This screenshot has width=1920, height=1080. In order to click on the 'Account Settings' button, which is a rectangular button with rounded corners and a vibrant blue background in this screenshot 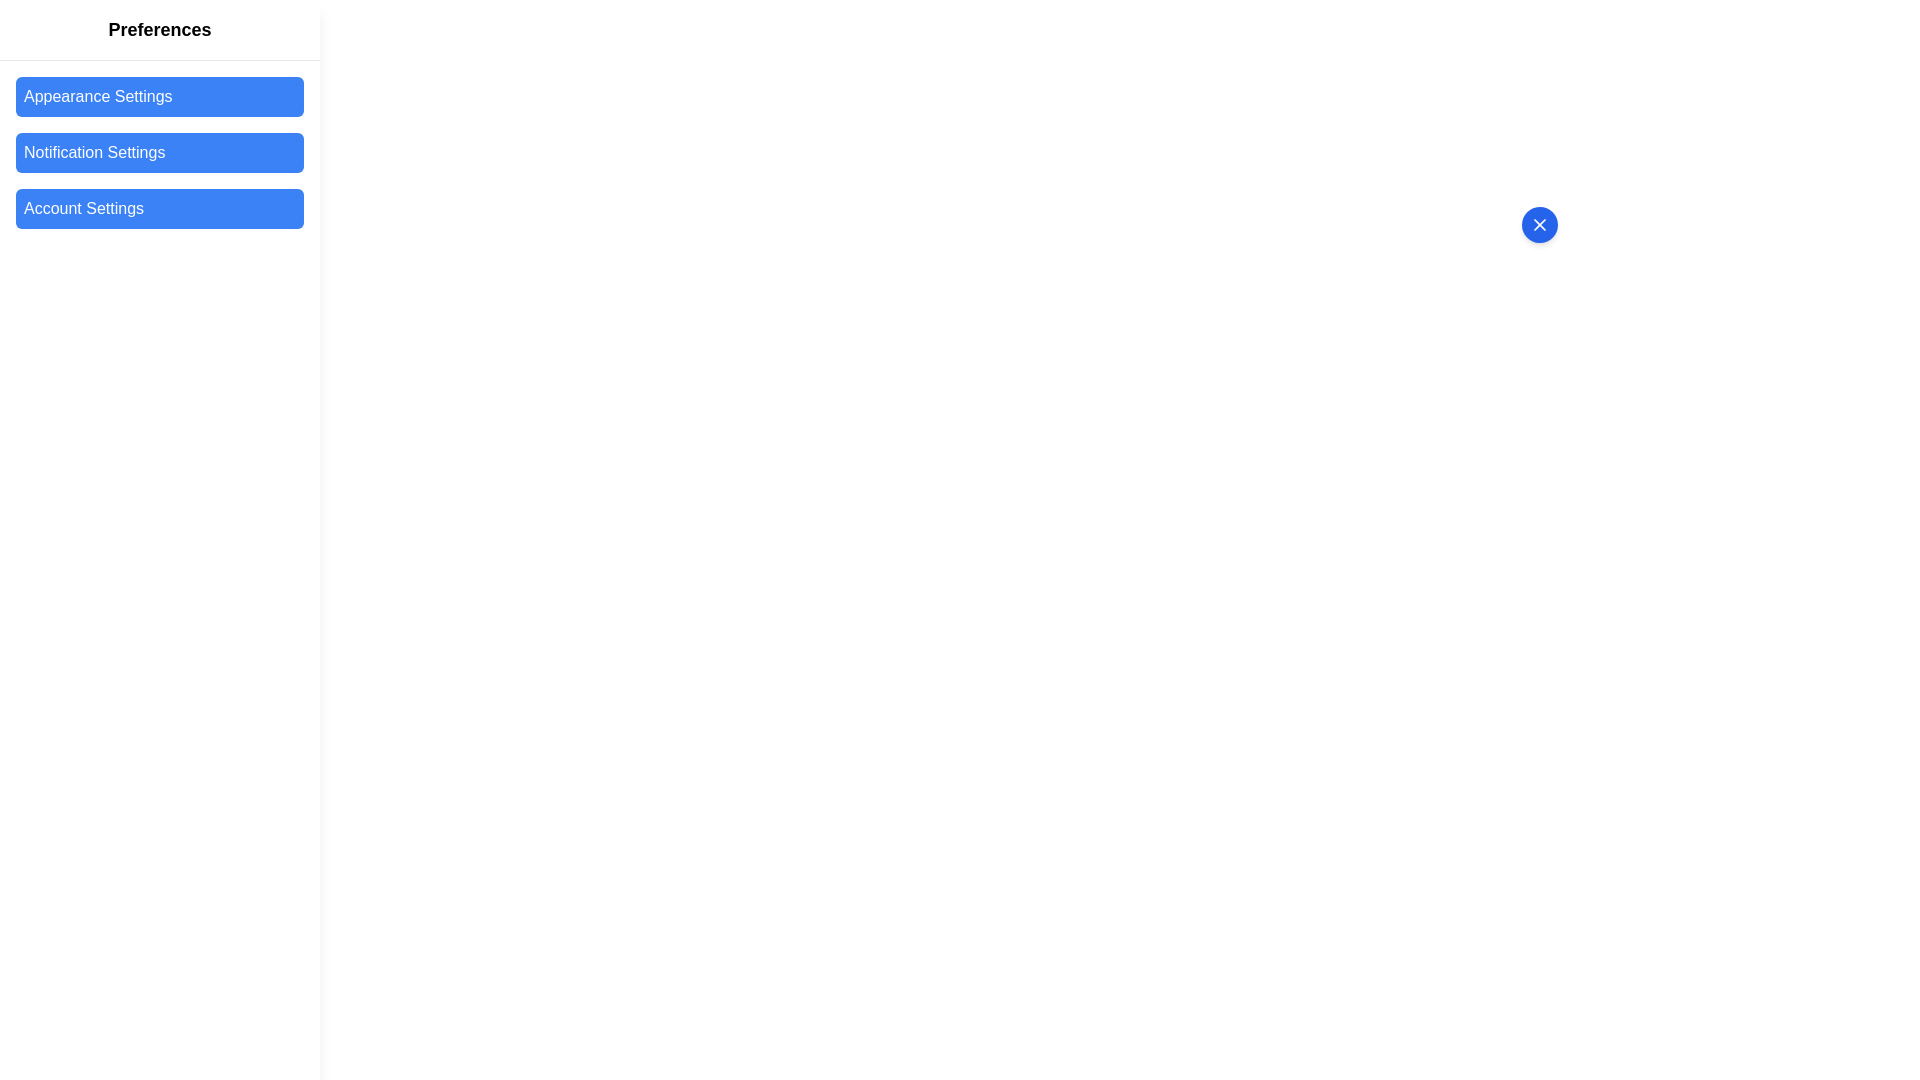, I will do `click(158, 208)`.